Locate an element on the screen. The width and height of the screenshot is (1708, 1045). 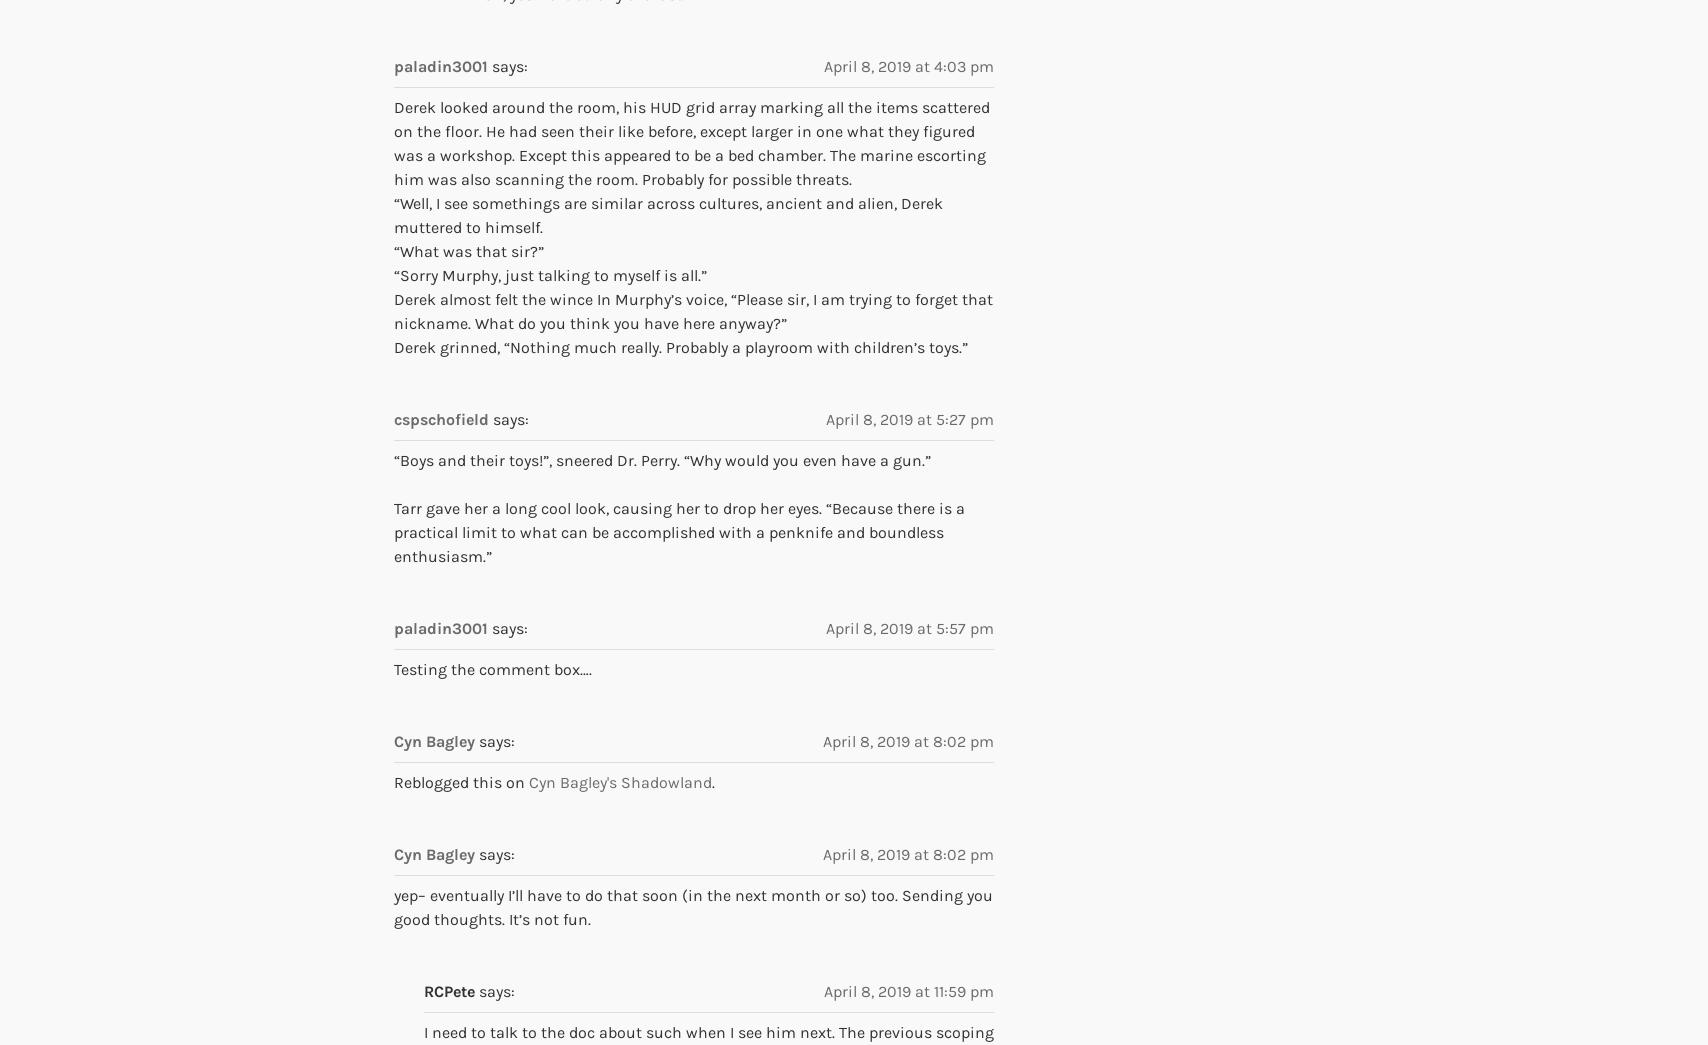
'April 8, 2019 at 5:57 pm' is located at coordinates (910, 626).